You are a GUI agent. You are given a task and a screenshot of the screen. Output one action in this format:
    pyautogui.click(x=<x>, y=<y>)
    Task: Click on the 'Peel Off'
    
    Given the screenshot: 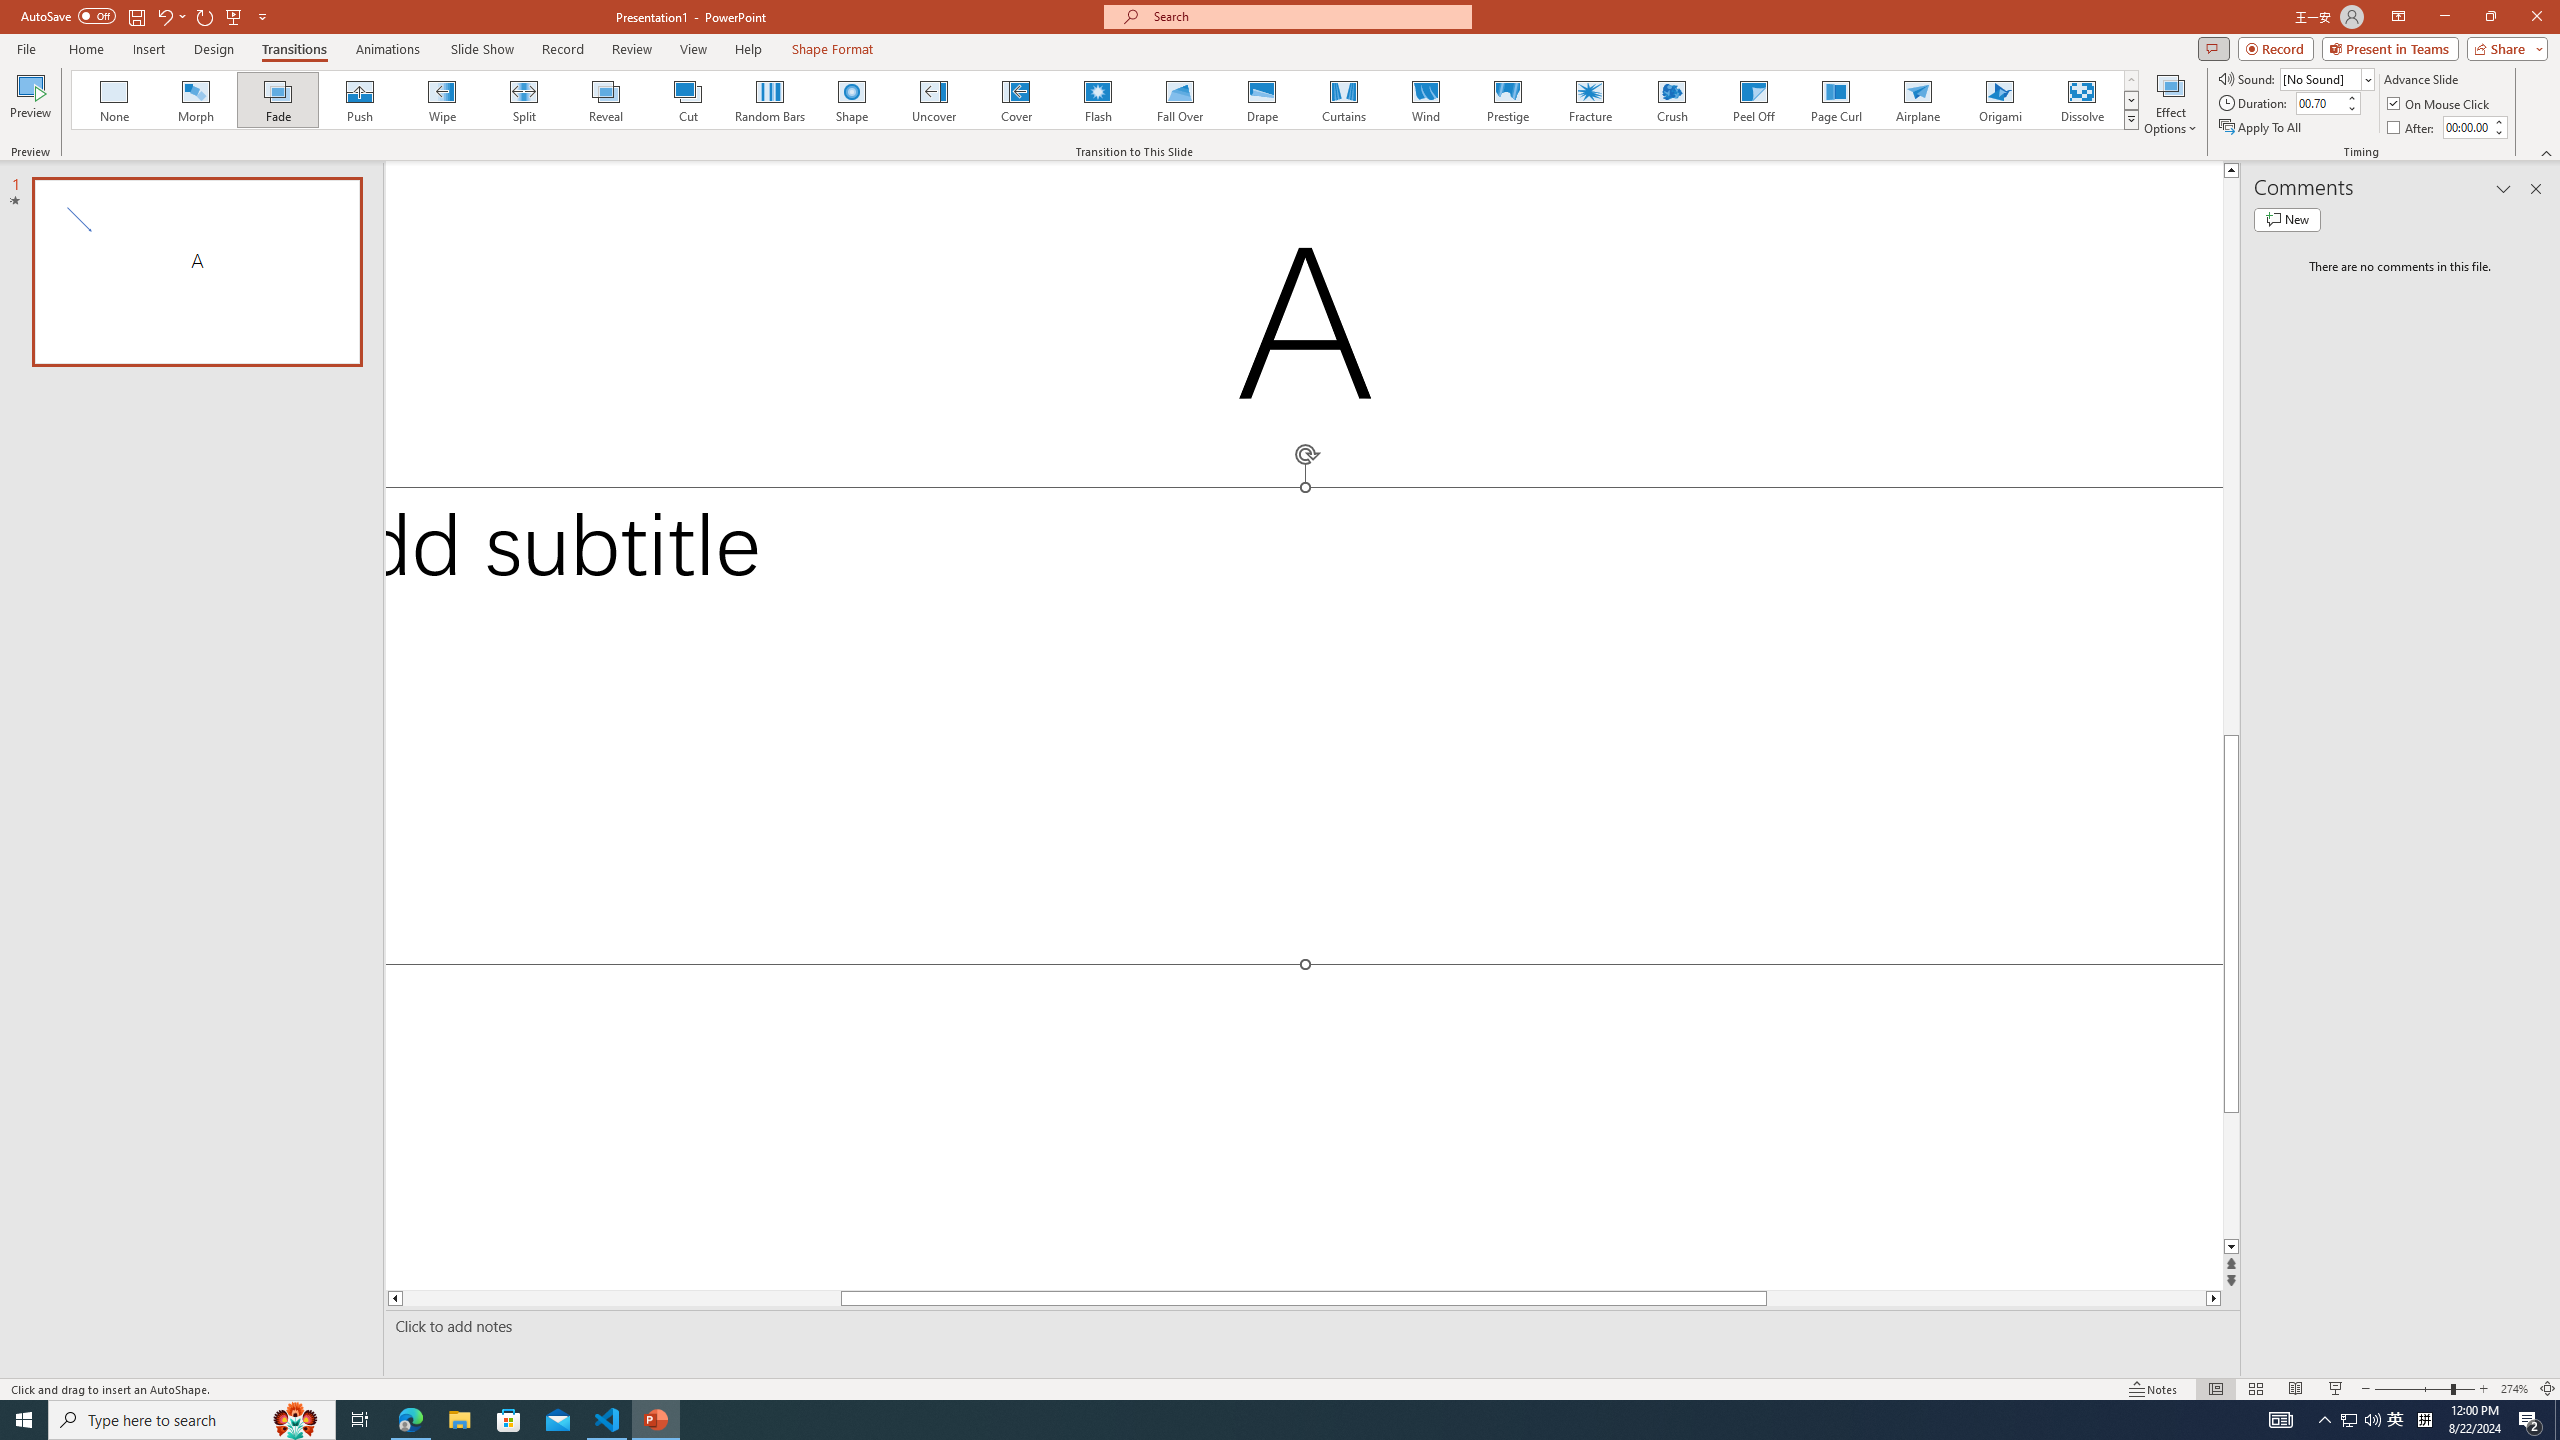 What is the action you would take?
    pyautogui.click(x=1752, y=99)
    